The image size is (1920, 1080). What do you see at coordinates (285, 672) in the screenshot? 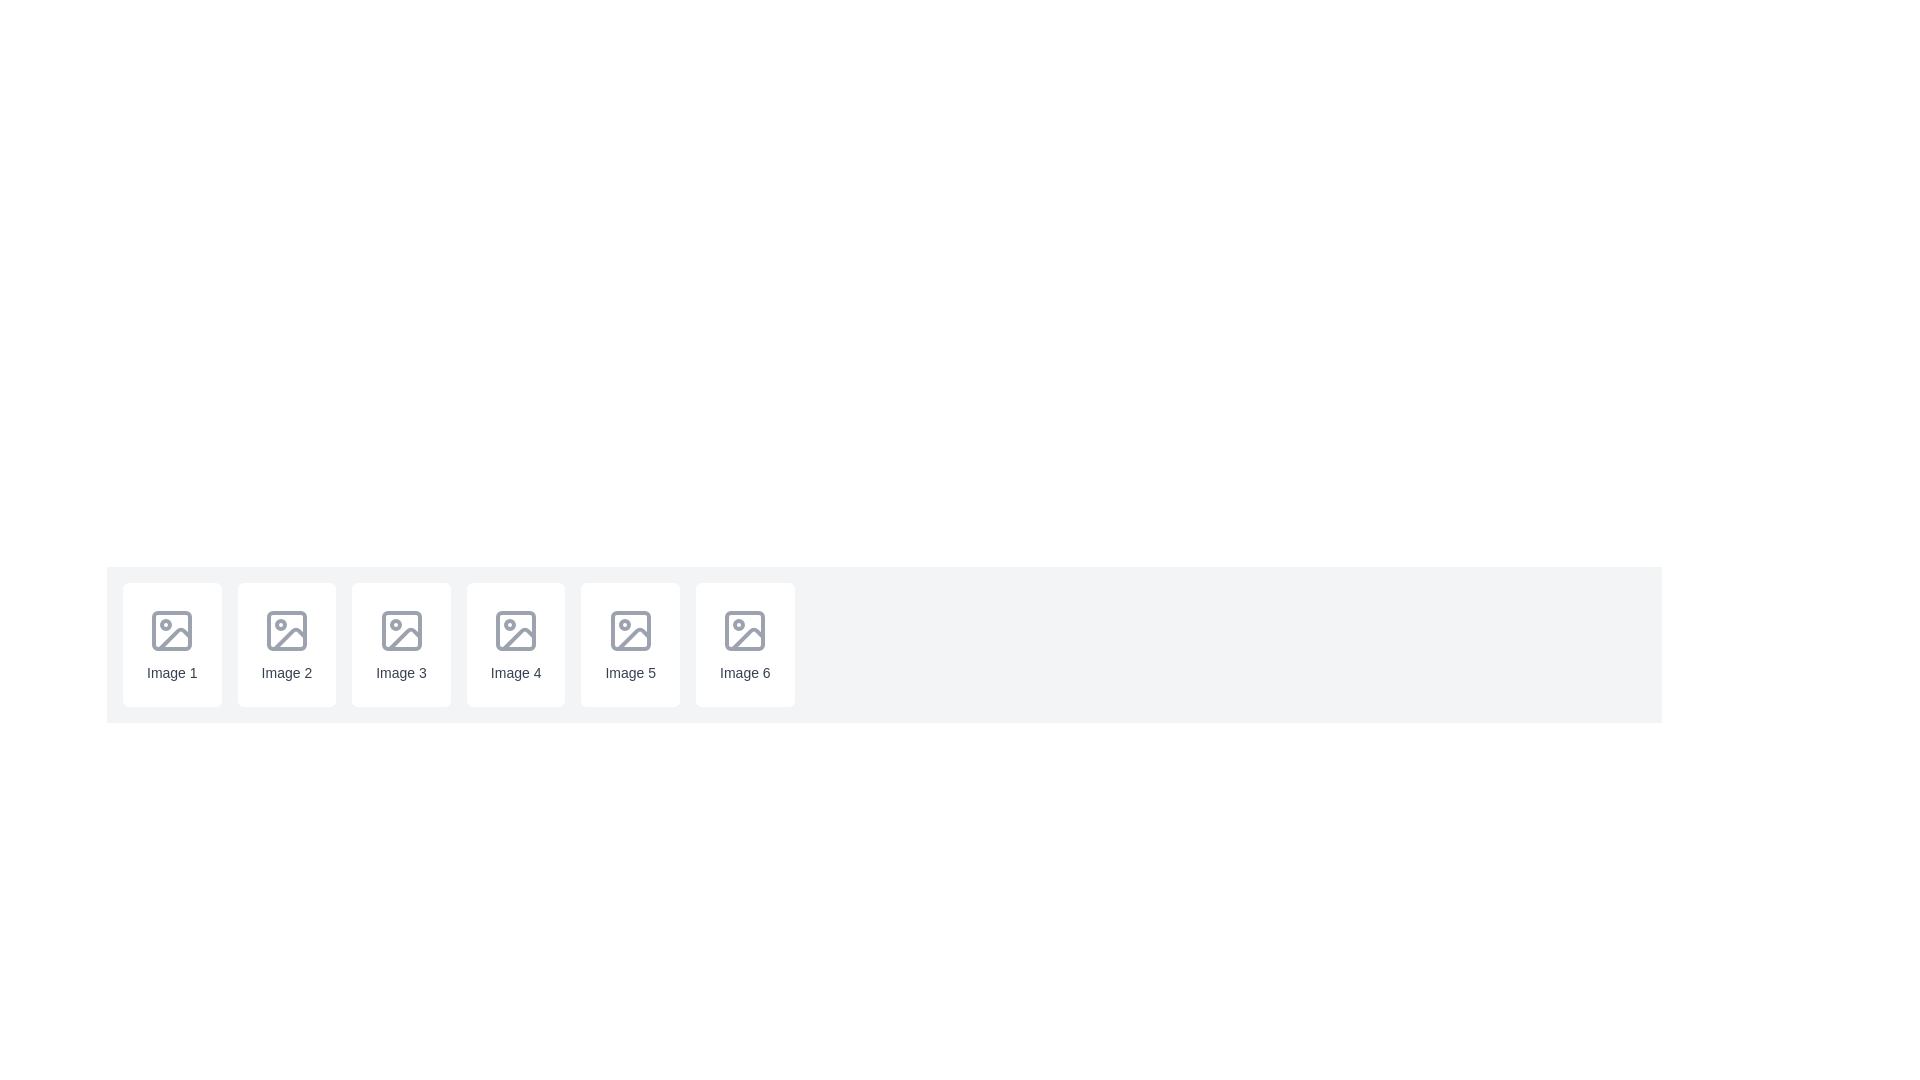
I see `text content of the small gray text label displaying 'Image 2', which is located below an image icon as the second item in a horizontal list` at bounding box center [285, 672].